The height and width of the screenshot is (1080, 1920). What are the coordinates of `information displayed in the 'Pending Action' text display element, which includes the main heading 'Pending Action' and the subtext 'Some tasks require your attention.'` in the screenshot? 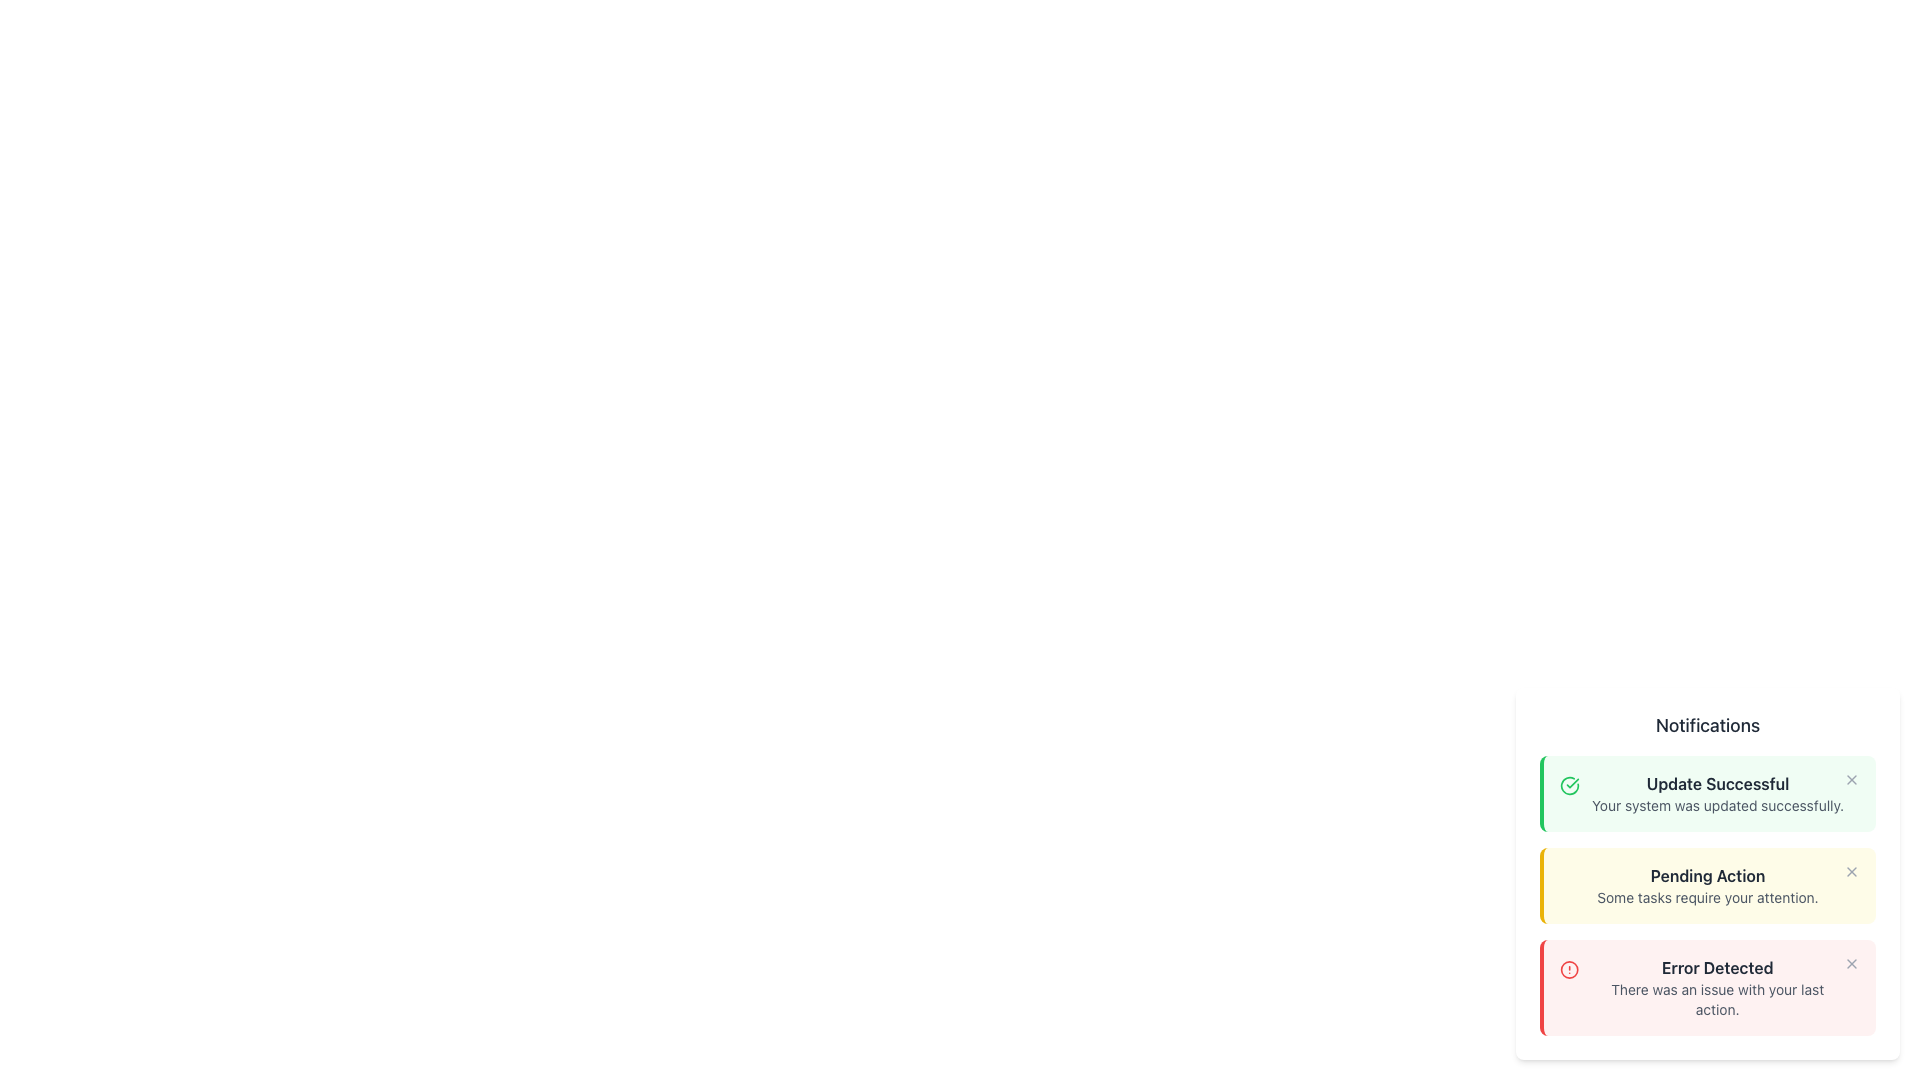 It's located at (1707, 885).